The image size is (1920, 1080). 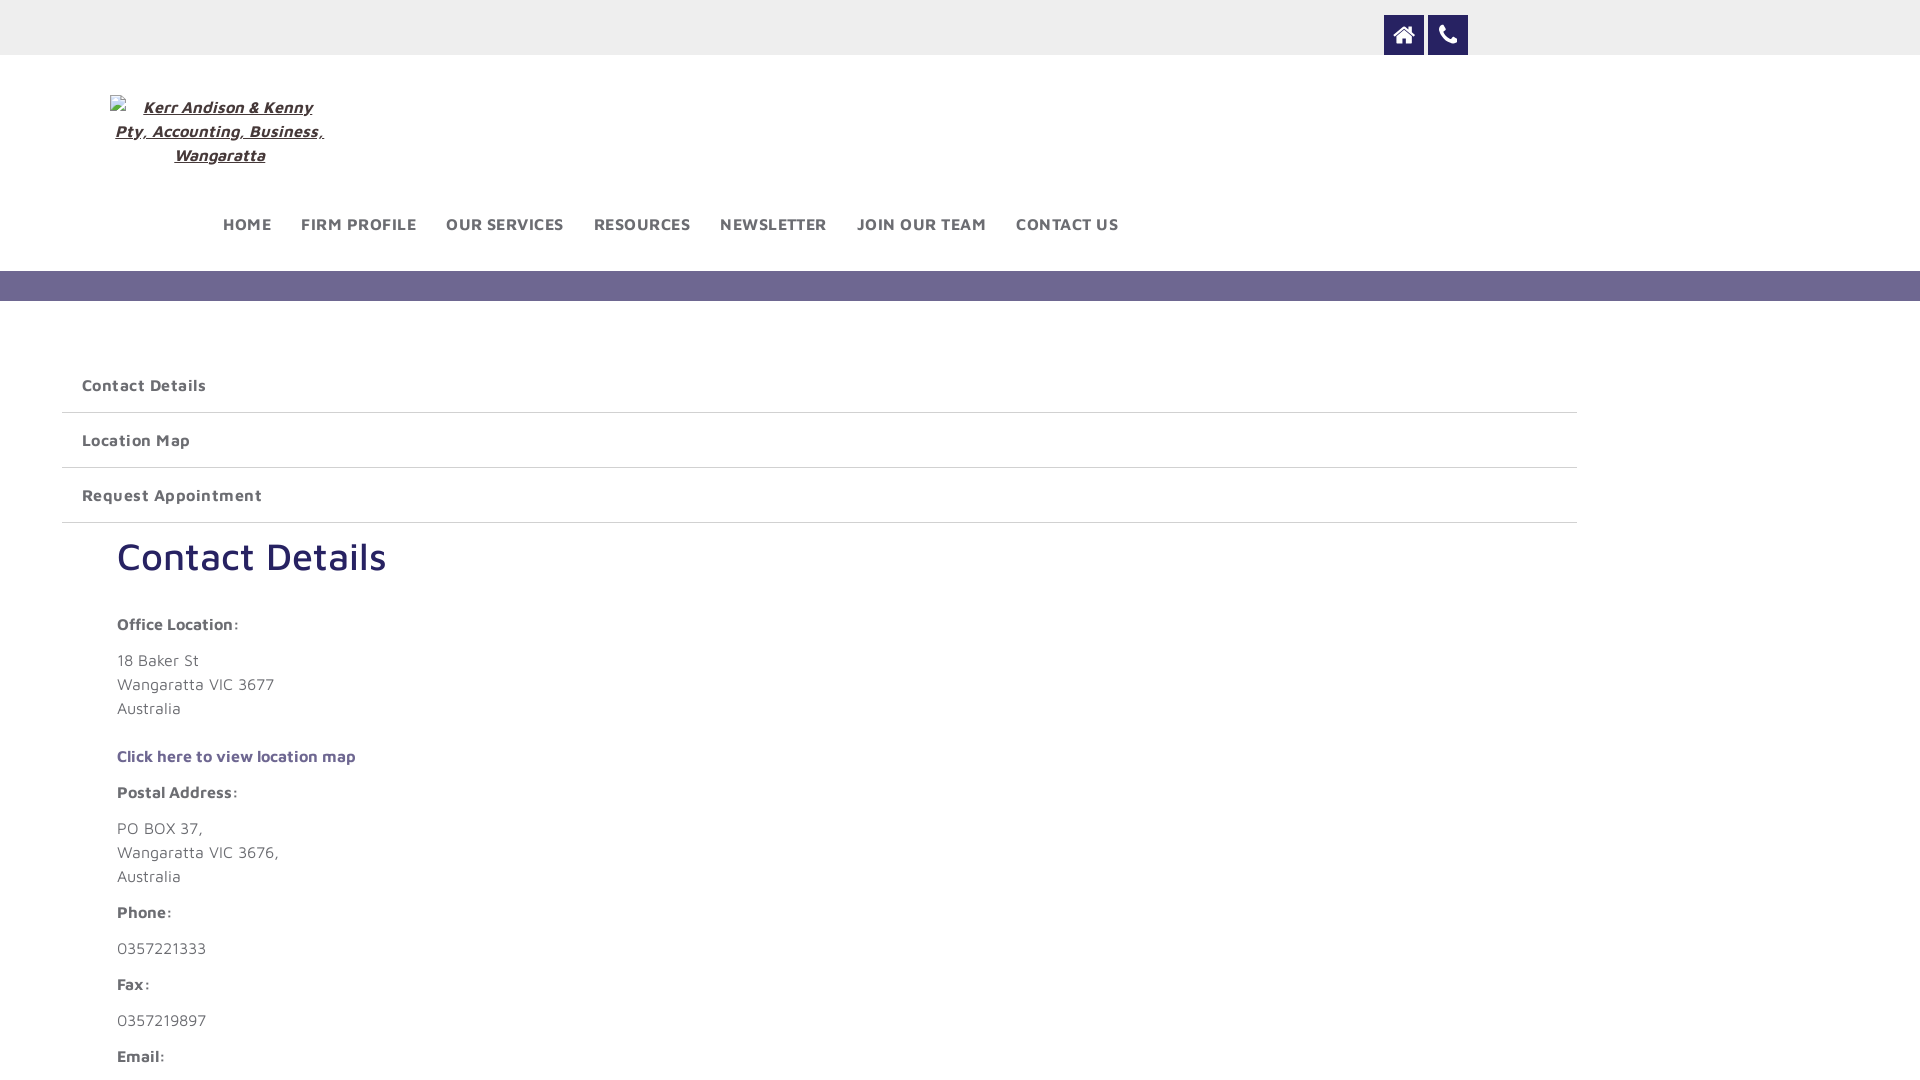 I want to click on 'OUR SERVICES', so click(x=504, y=223).